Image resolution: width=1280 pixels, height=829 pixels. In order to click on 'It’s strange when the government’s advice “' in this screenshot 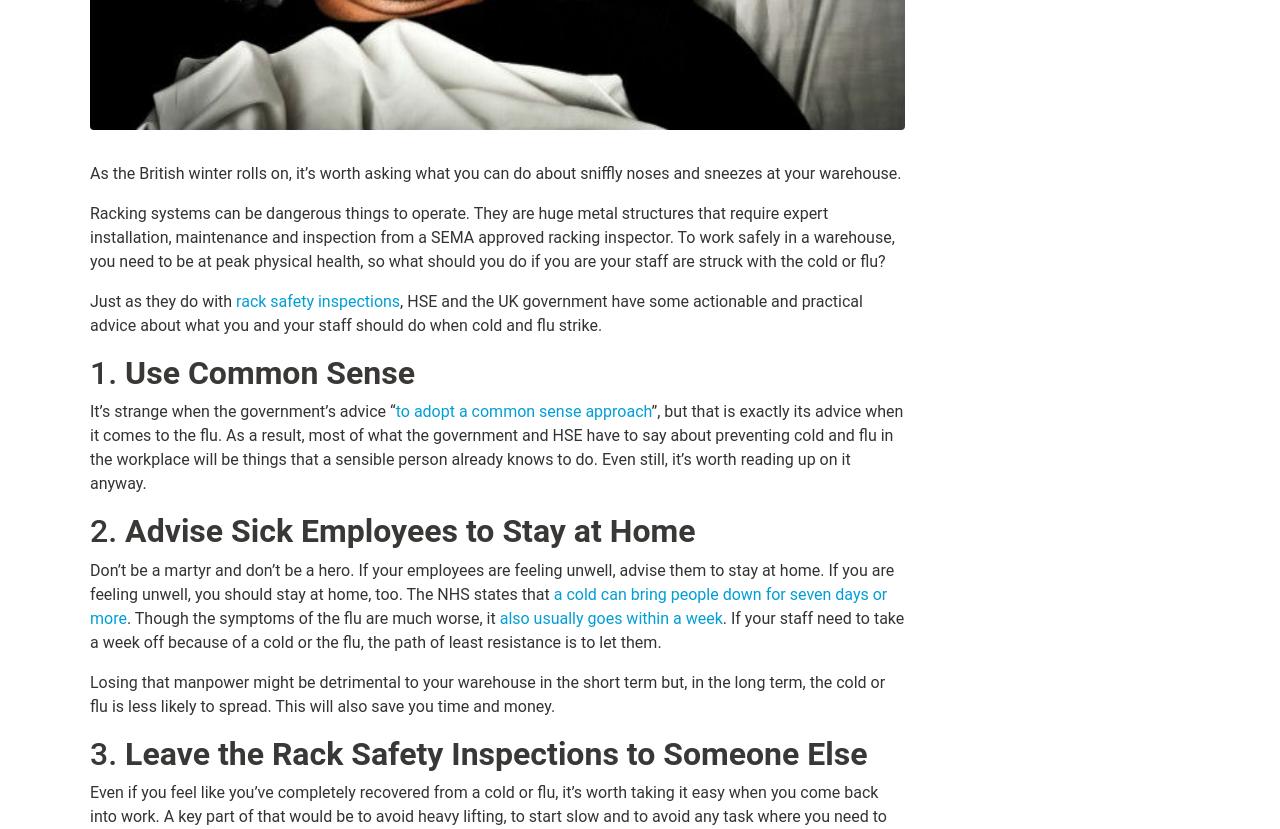, I will do `click(88, 411)`.